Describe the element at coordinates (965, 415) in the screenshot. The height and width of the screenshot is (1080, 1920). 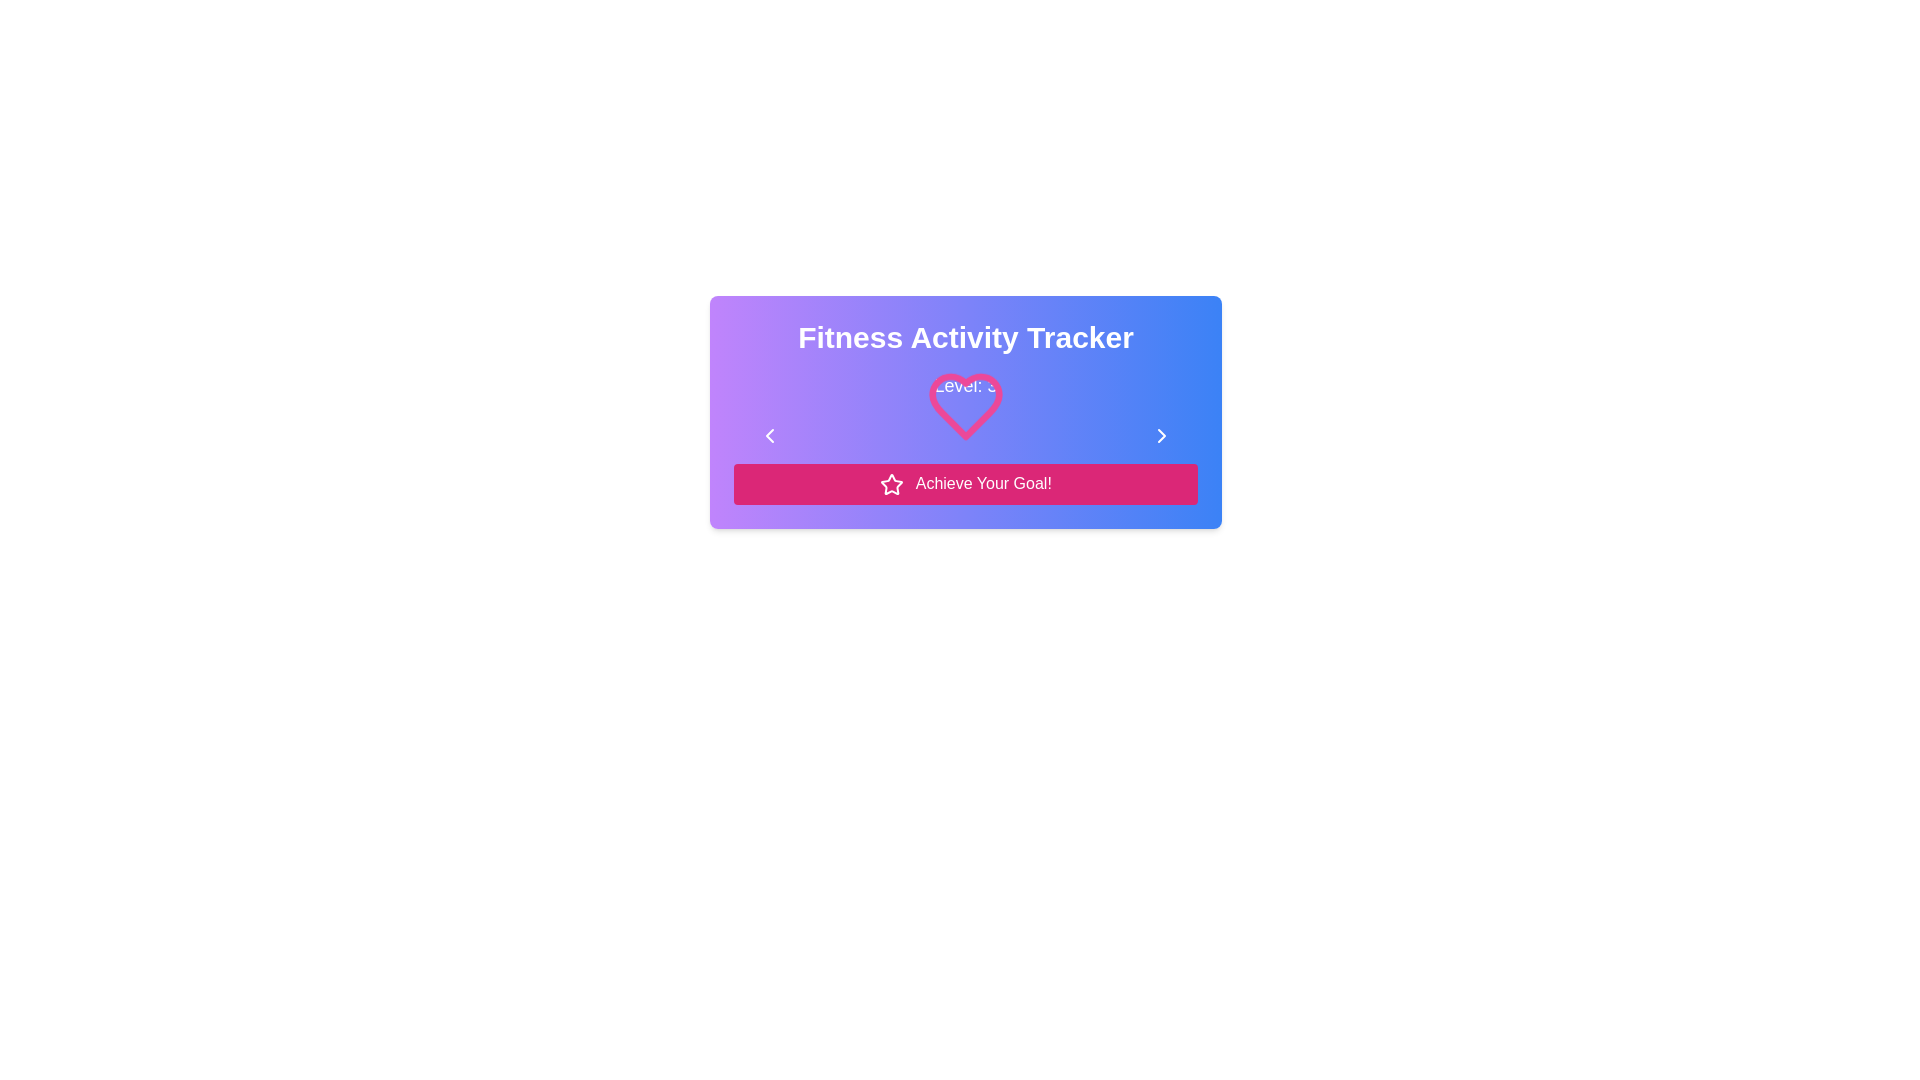
I see `the heart-shaped vector graphic icon in the 'Fitness Activity Tracker' panel, which is rendered in light pink and features a bounce animation effect` at that location.